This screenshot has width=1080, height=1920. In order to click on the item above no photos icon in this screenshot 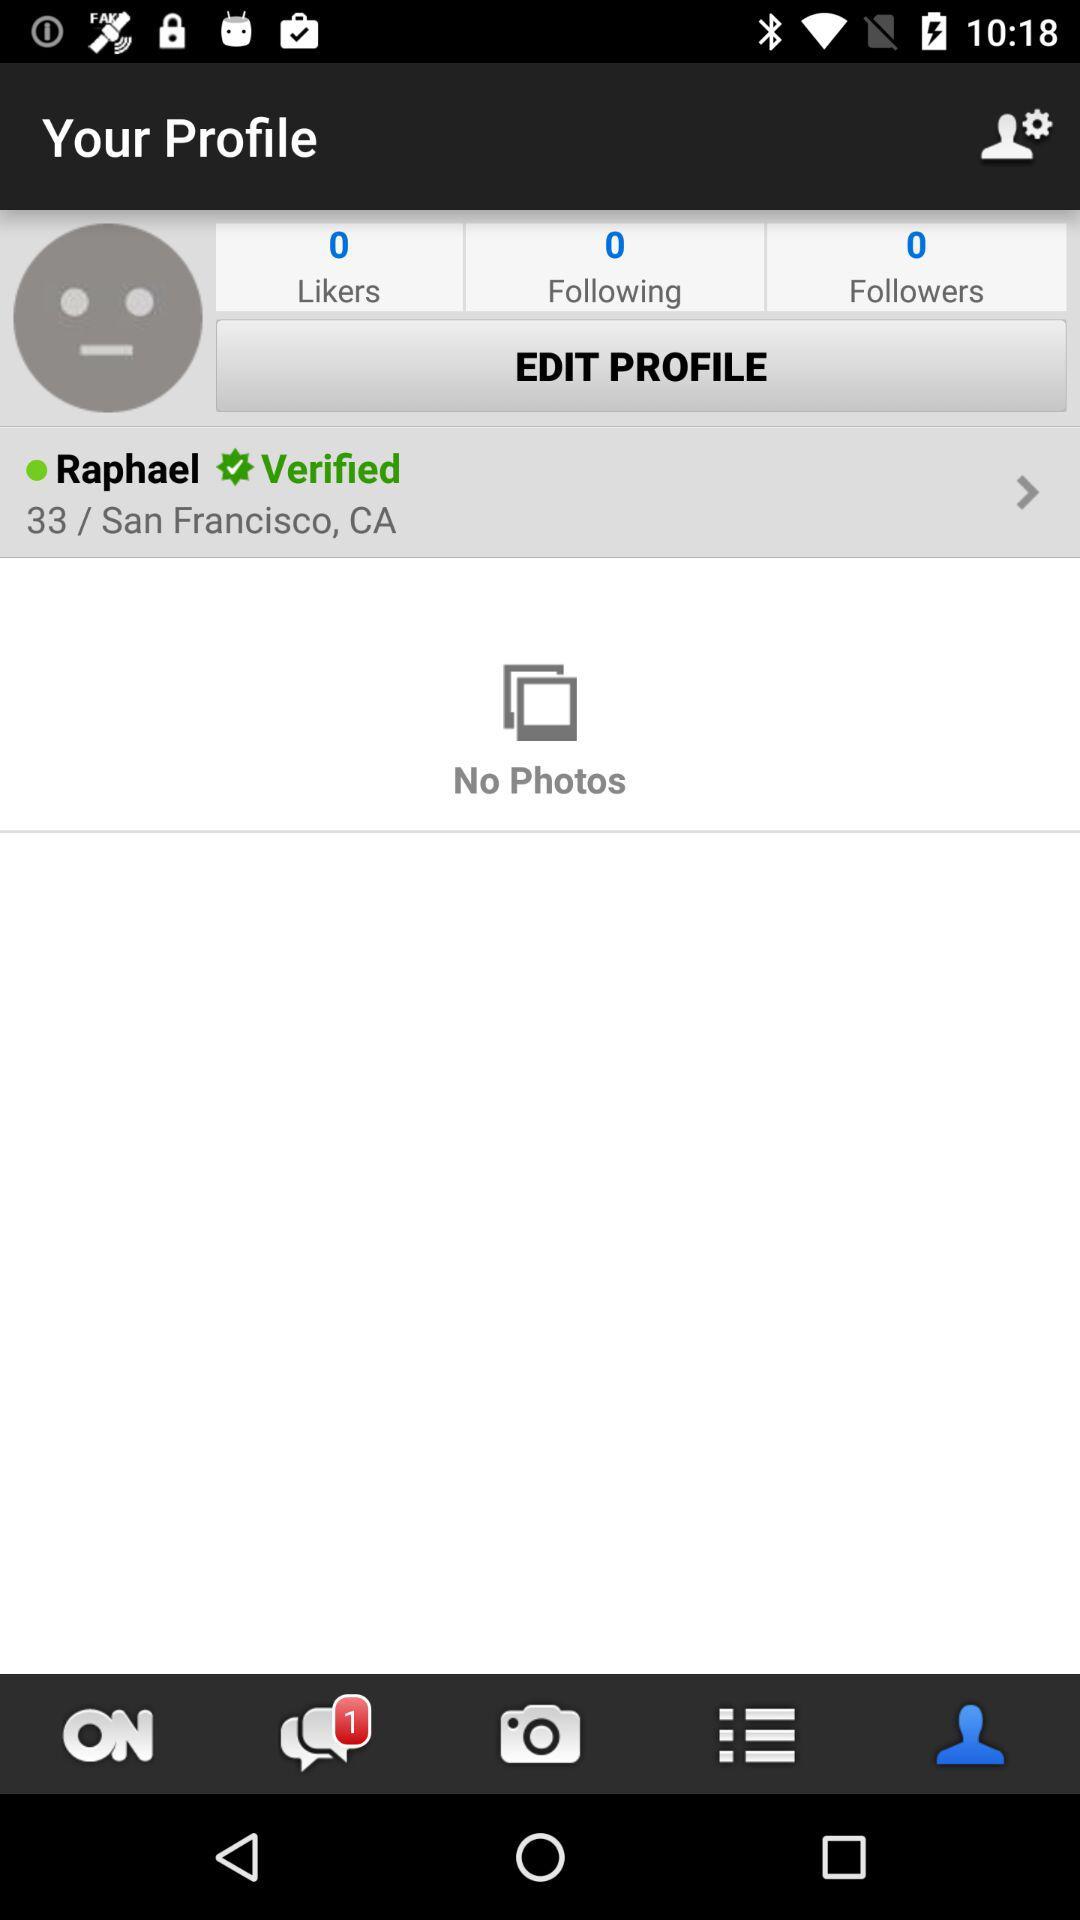, I will do `click(540, 702)`.